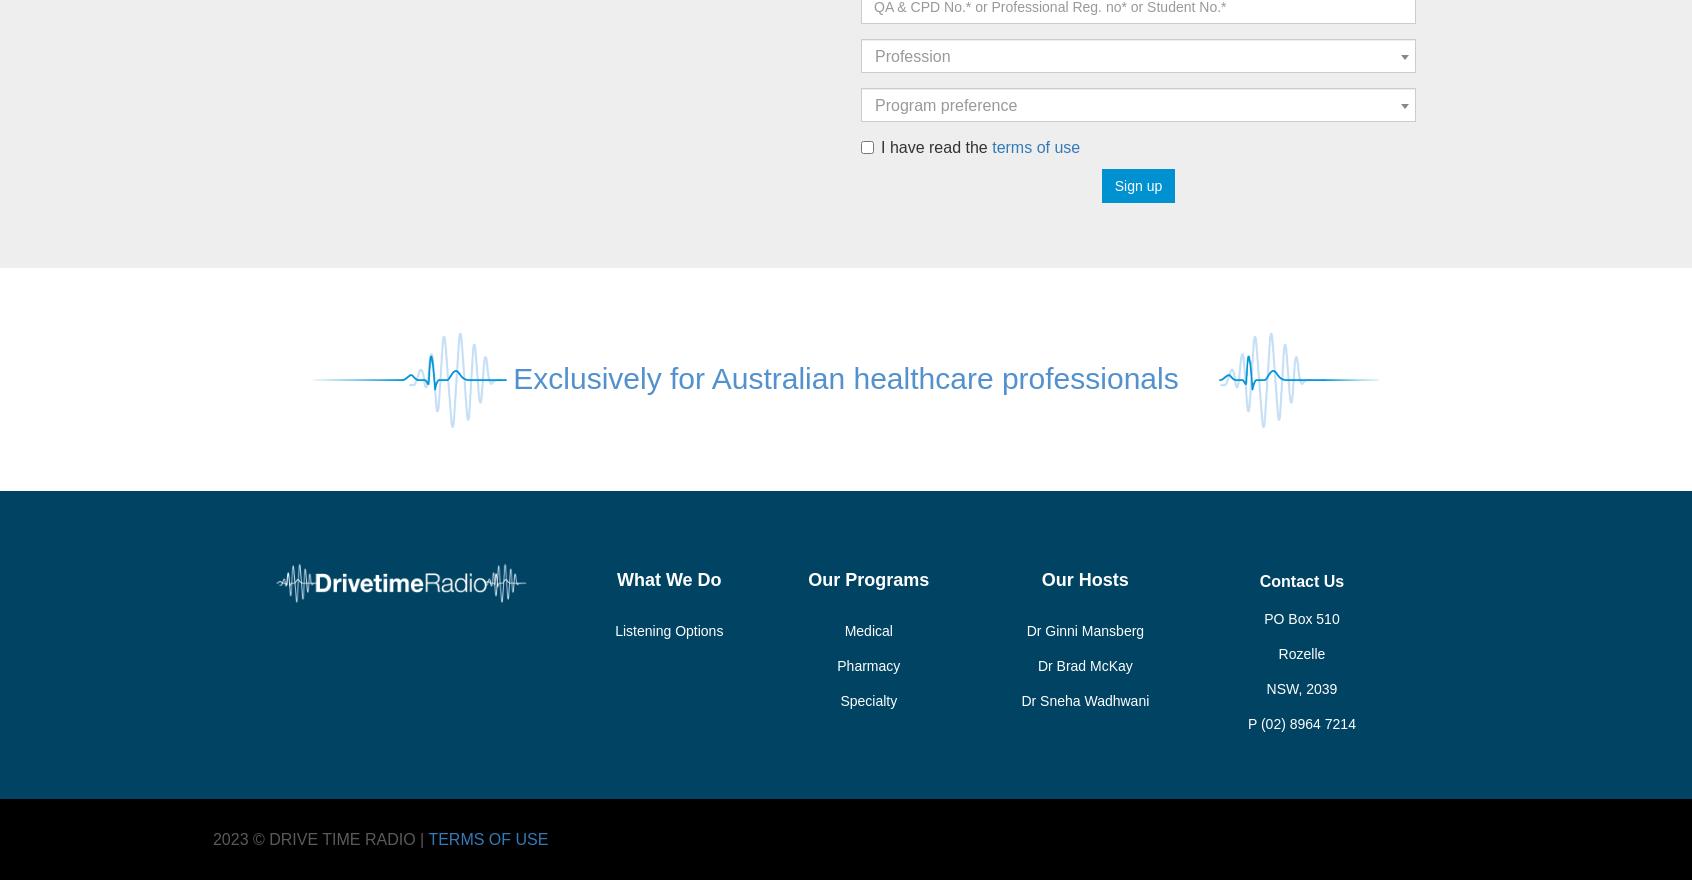 This screenshot has height=880, width=1692. I want to click on '2023 © DRIVE TIME RADIO |', so click(318, 838).